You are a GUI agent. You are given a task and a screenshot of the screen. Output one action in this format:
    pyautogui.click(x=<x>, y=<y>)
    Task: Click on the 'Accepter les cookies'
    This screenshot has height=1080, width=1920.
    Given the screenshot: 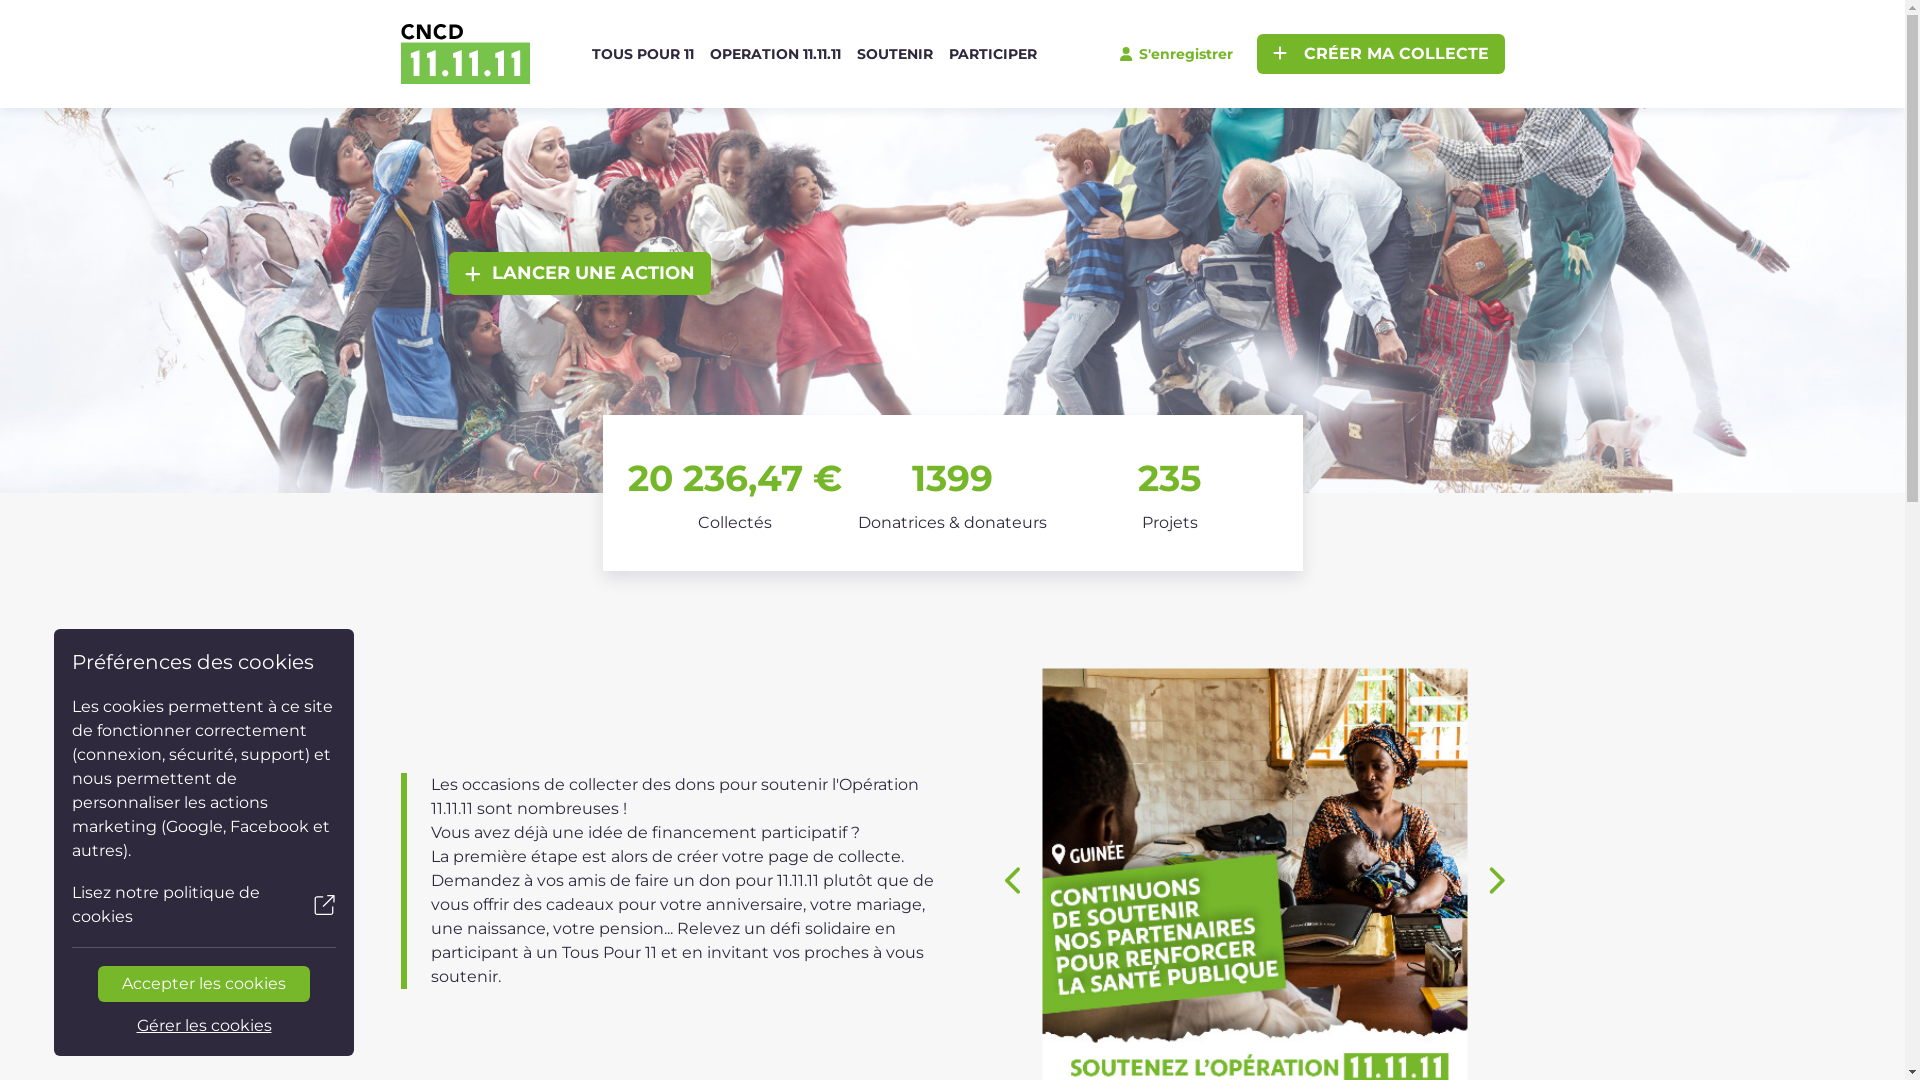 What is the action you would take?
    pyautogui.click(x=204, y=982)
    